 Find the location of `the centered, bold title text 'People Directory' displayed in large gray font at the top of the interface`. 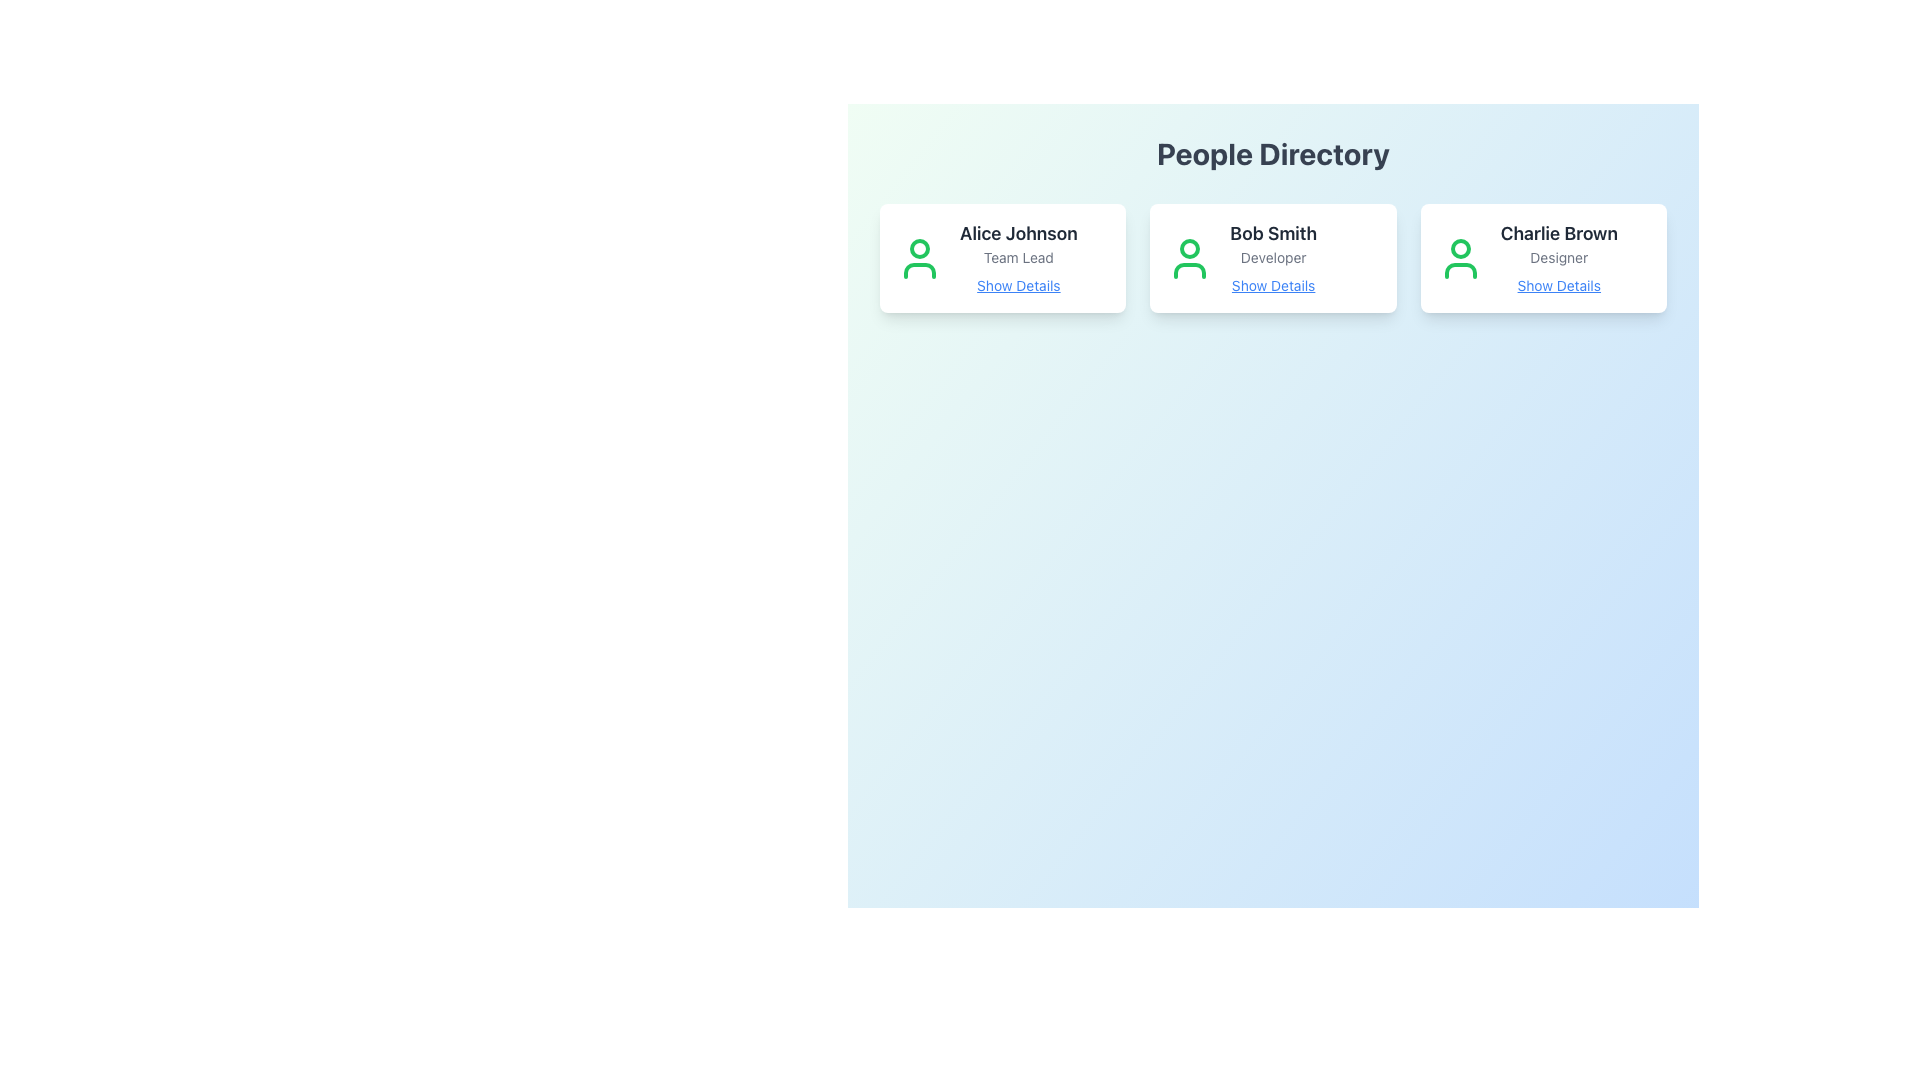

the centered, bold title text 'People Directory' displayed in large gray font at the top of the interface is located at coordinates (1272, 153).